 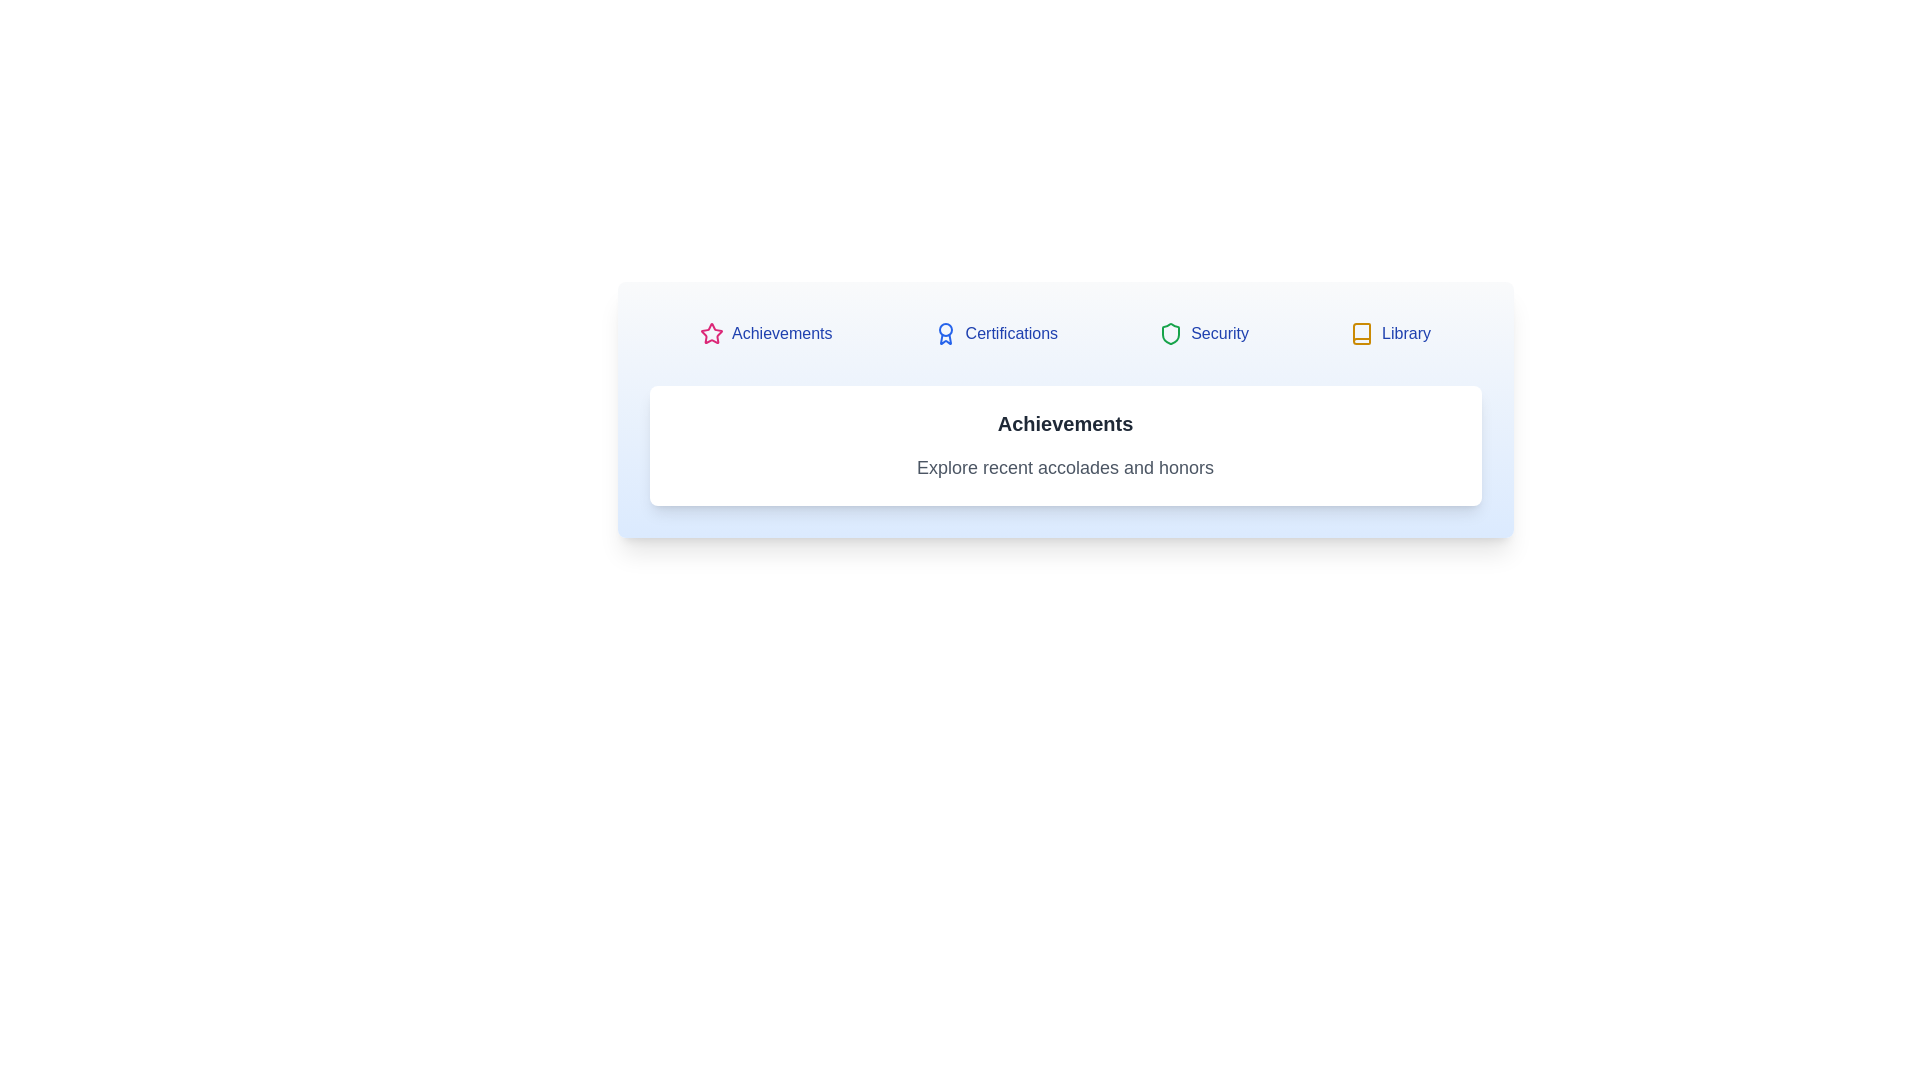 What do you see at coordinates (765, 333) in the screenshot?
I see `the tab corresponding to Achievements to switch sections` at bounding box center [765, 333].